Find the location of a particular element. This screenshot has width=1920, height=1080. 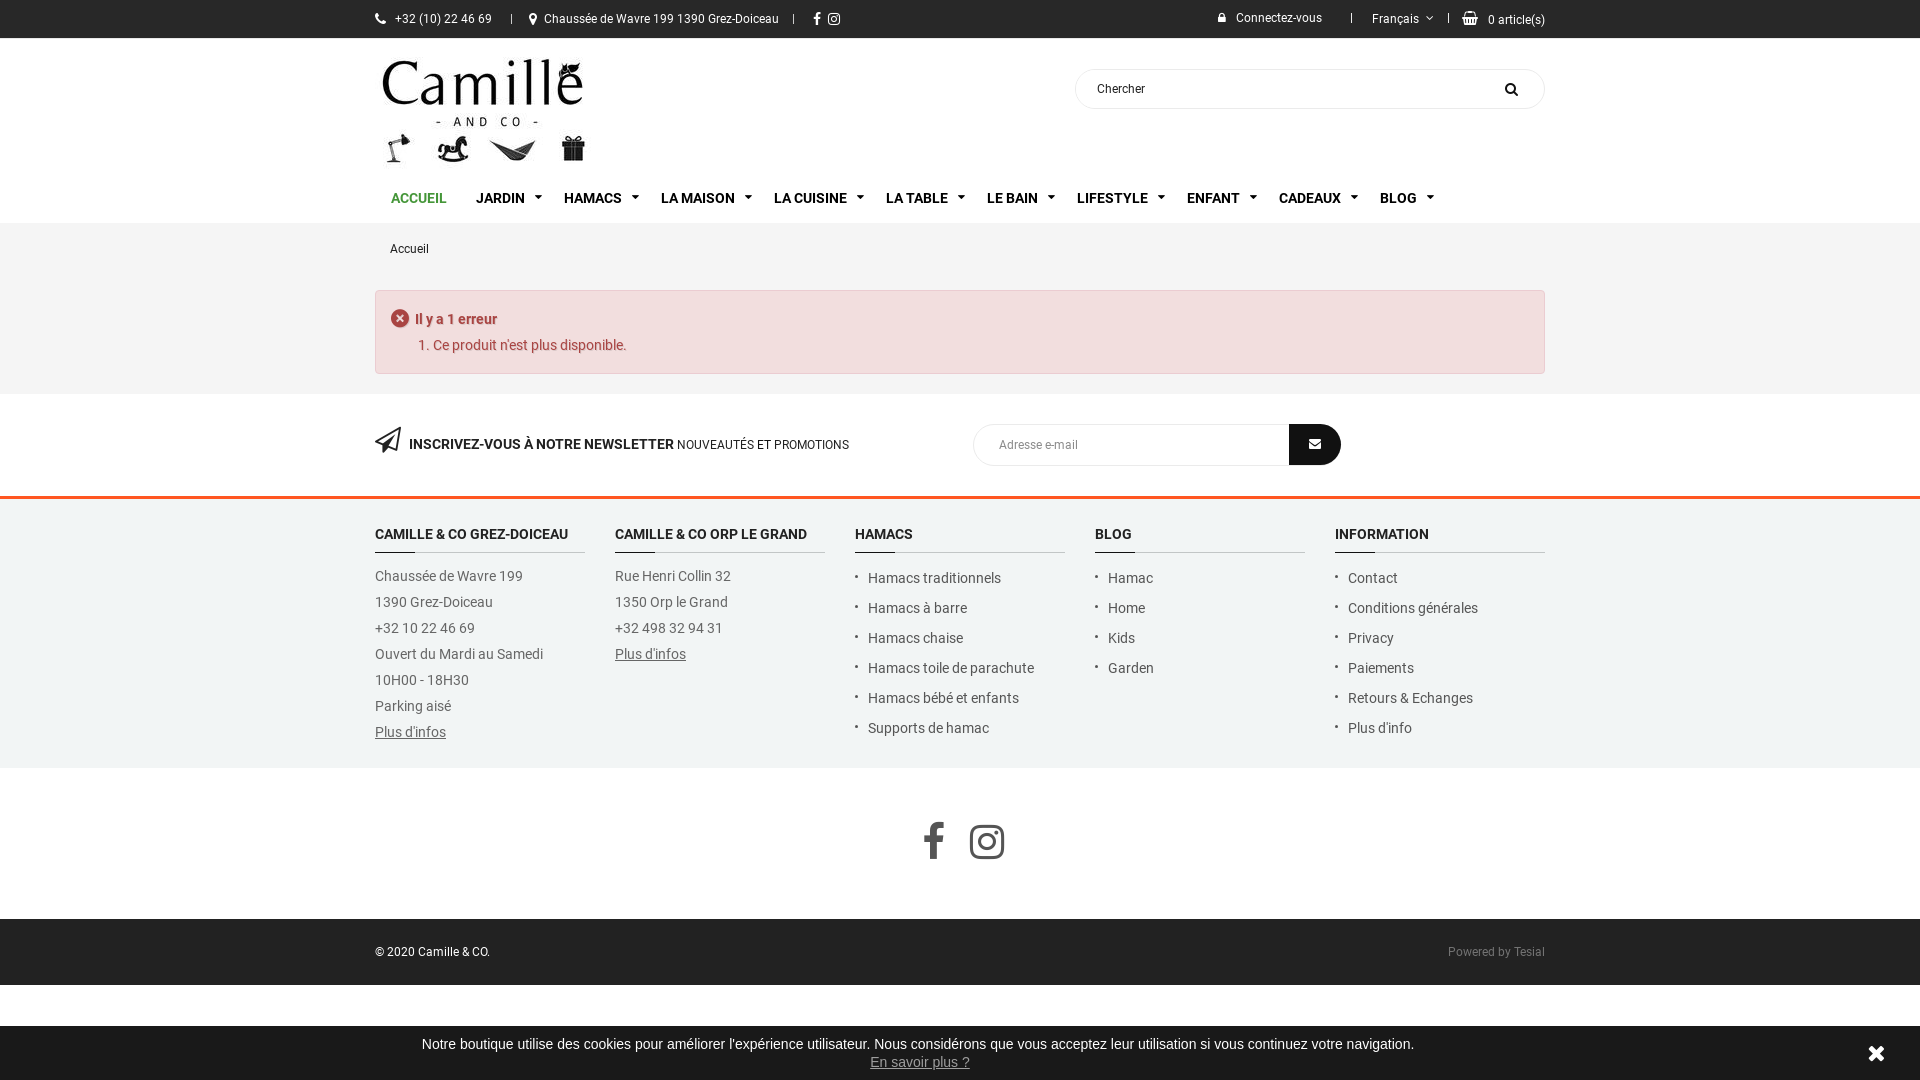

'Privacy' is located at coordinates (1334, 637).